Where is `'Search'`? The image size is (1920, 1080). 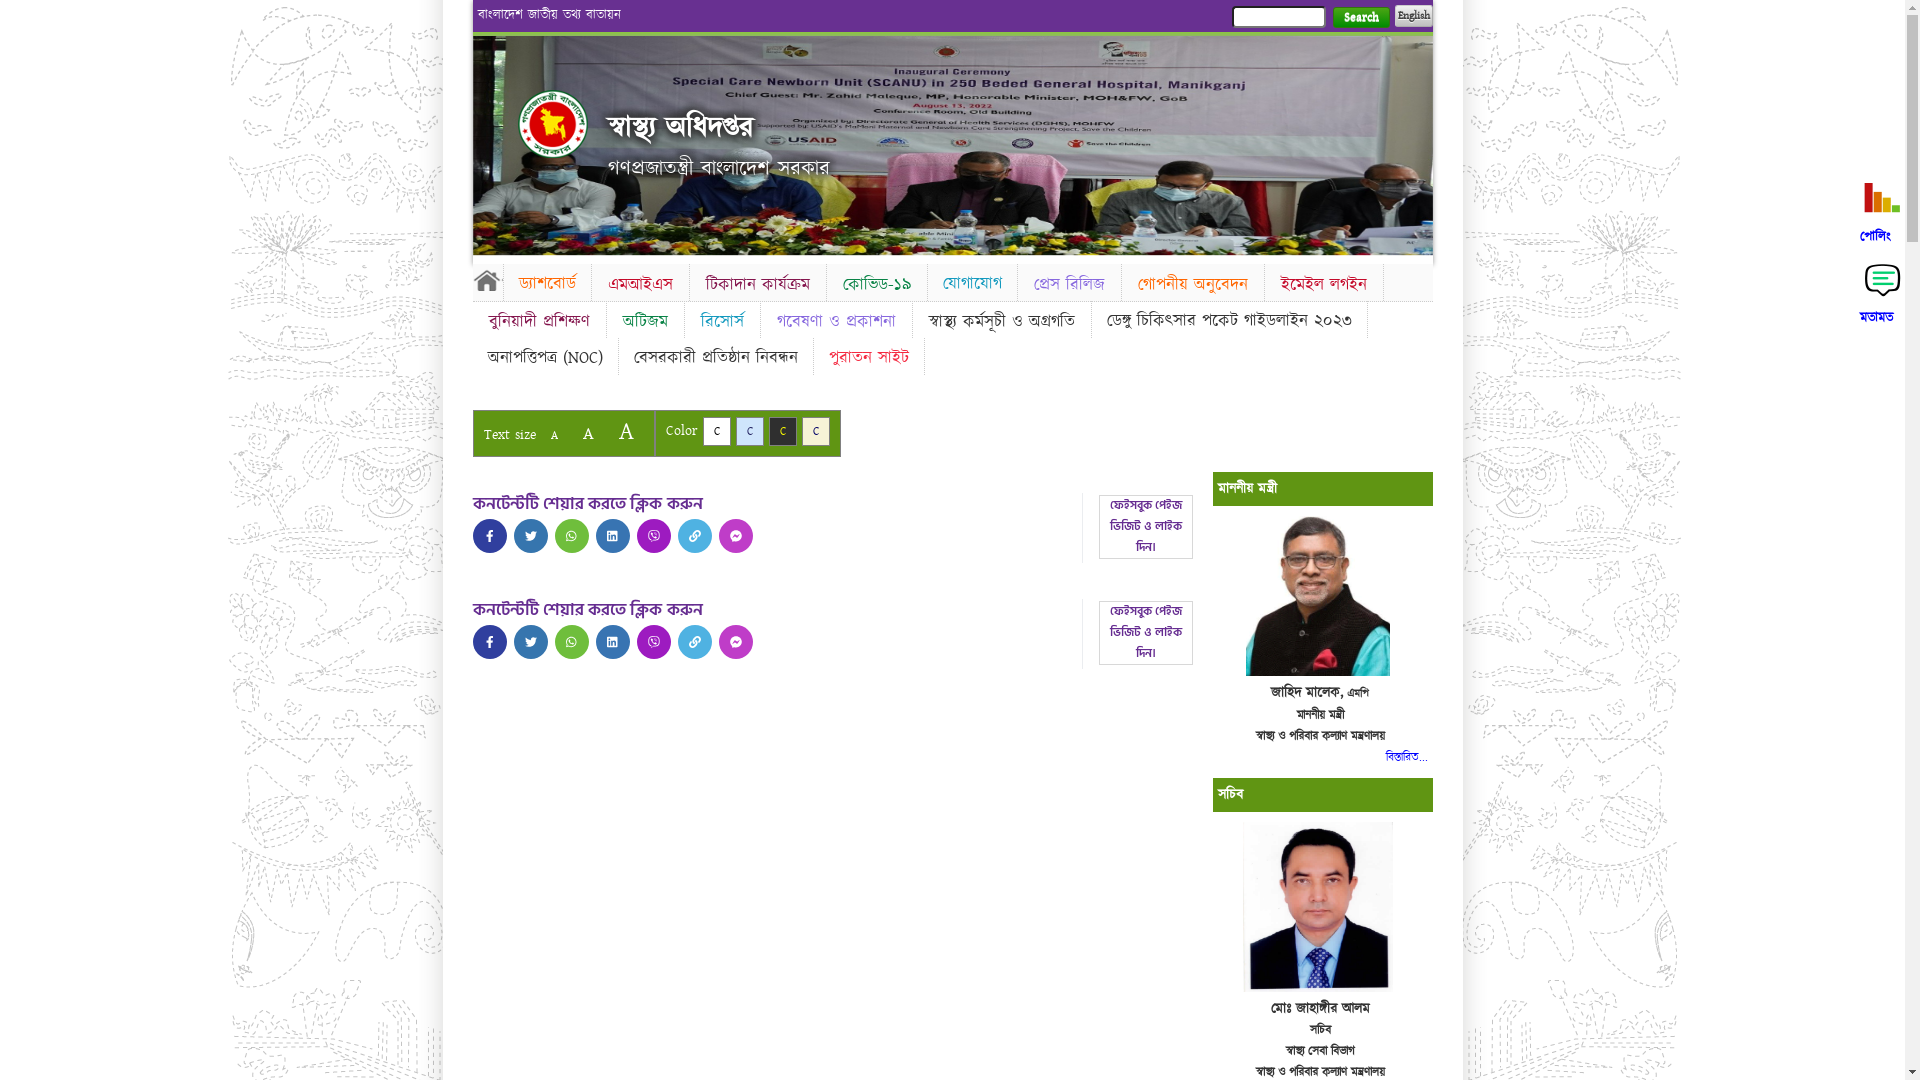 'Search' is located at coordinates (1360, 17).